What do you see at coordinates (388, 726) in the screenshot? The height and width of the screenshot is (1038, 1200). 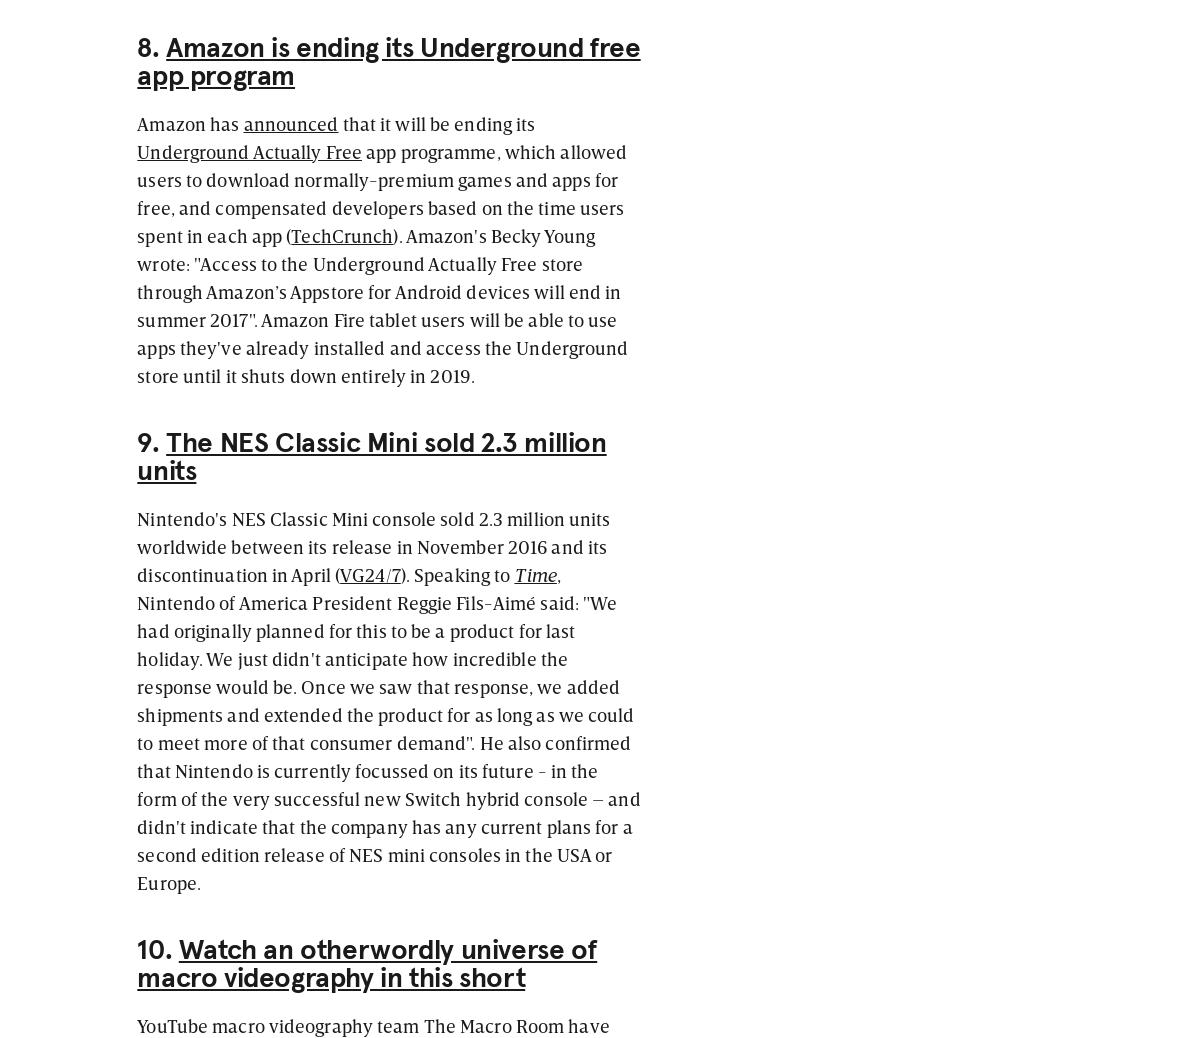 I see `', Nintendo of America President Reggie Fils-Aimé said: "We had originally planned for this to be a product for last holiday. We just didn't anticipate how incredible the response would be. Once we saw that response, we added shipments and extended the product for as long as we could to meet more of that consumer demand". He also confirmed that Nintendo is currently focussed on its future - in the form of the very successful new Switch hybrid console – and didn't indicate that the company has any current plans for a second edition release of NES mini consoles in the USA or Europe.'` at bounding box center [388, 726].